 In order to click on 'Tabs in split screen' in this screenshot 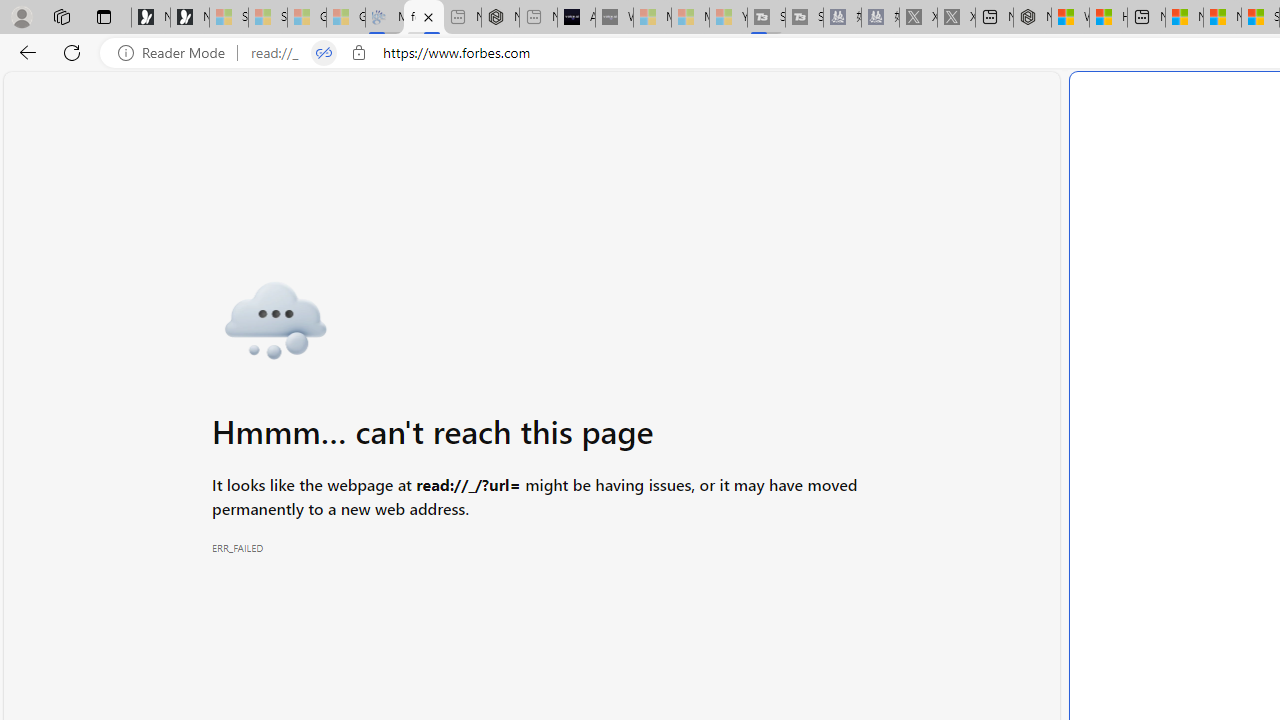, I will do `click(323, 52)`.